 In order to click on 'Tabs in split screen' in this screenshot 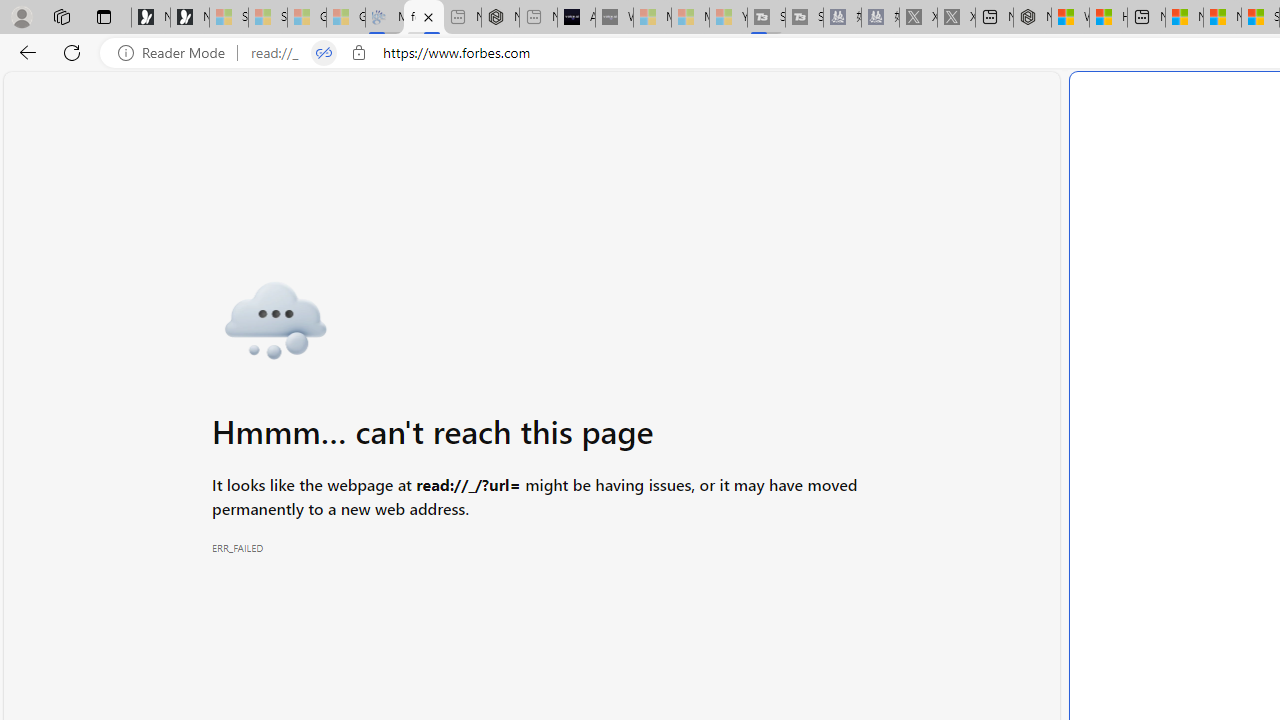, I will do `click(323, 52)`.